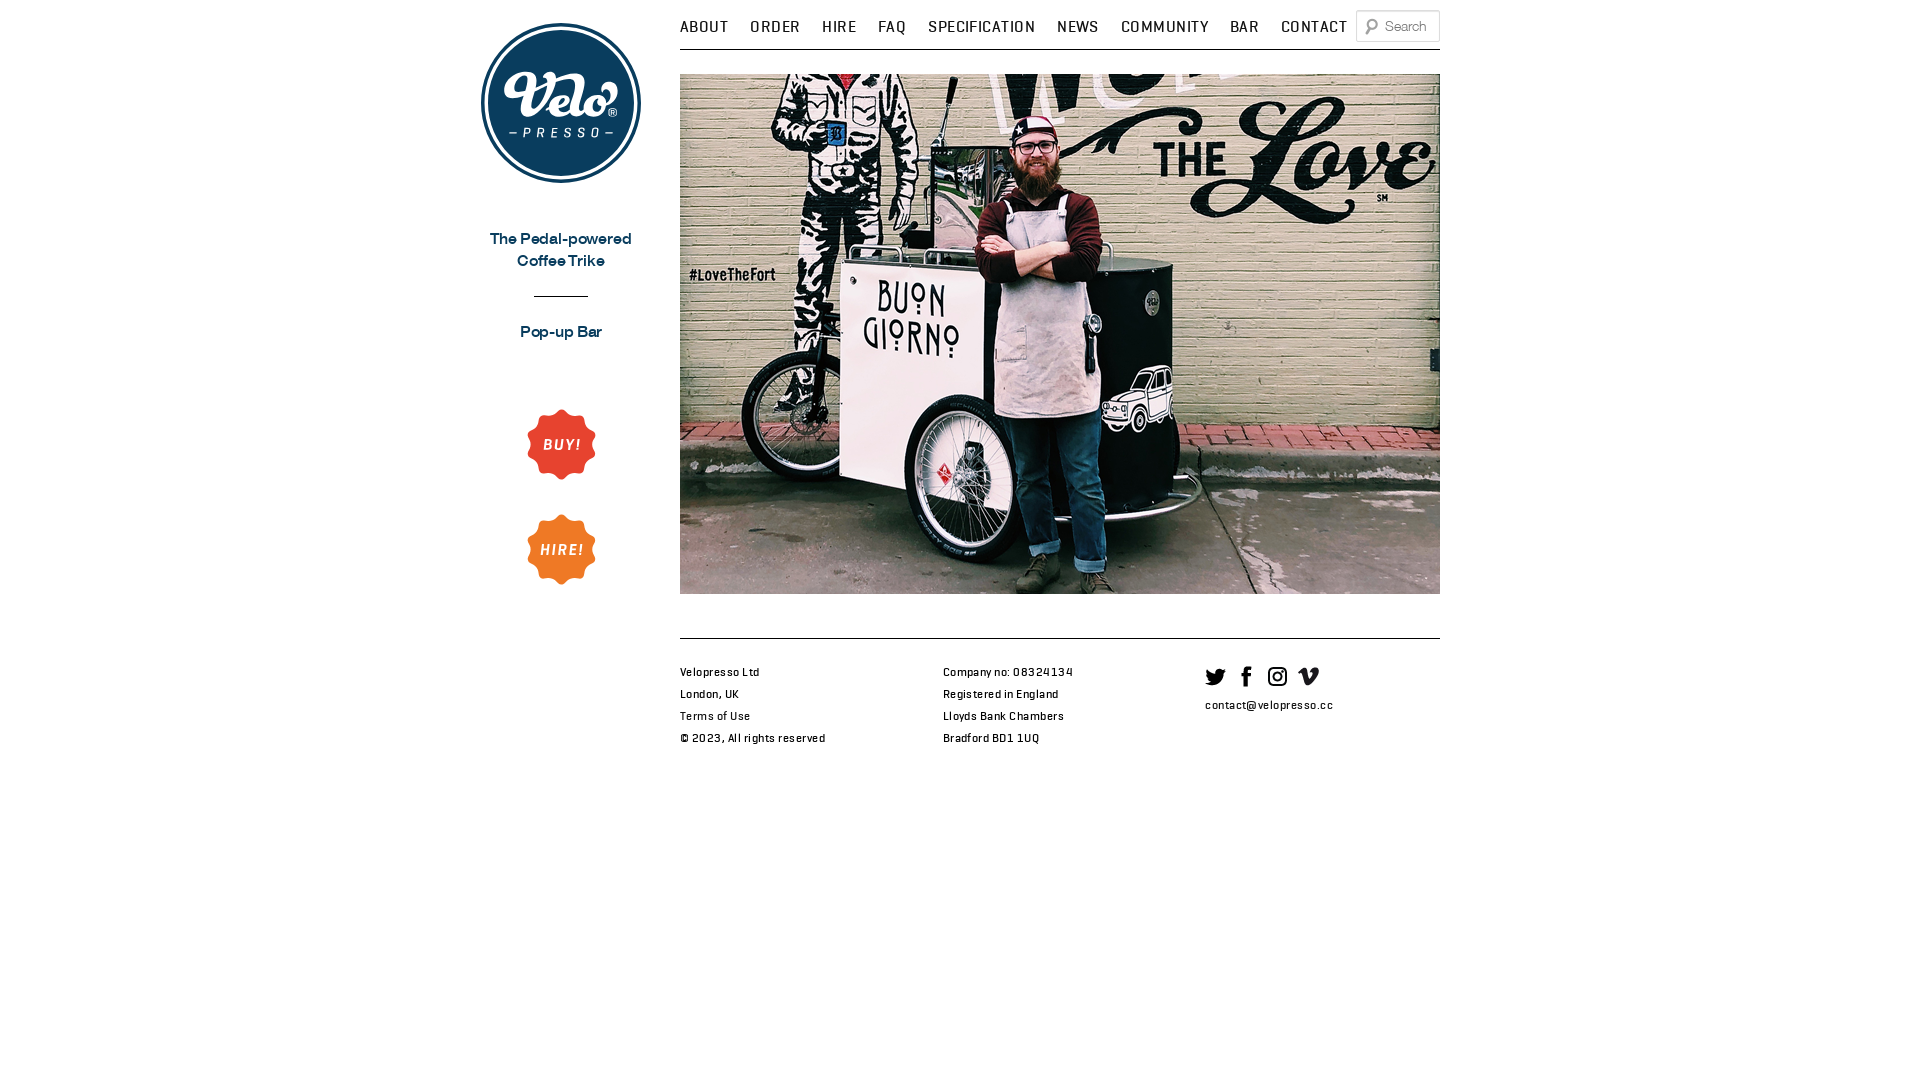 The image size is (1920, 1080). What do you see at coordinates (1253, 27) in the screenshot?
I see `'BAR'` at bounding box center [1253, 27].